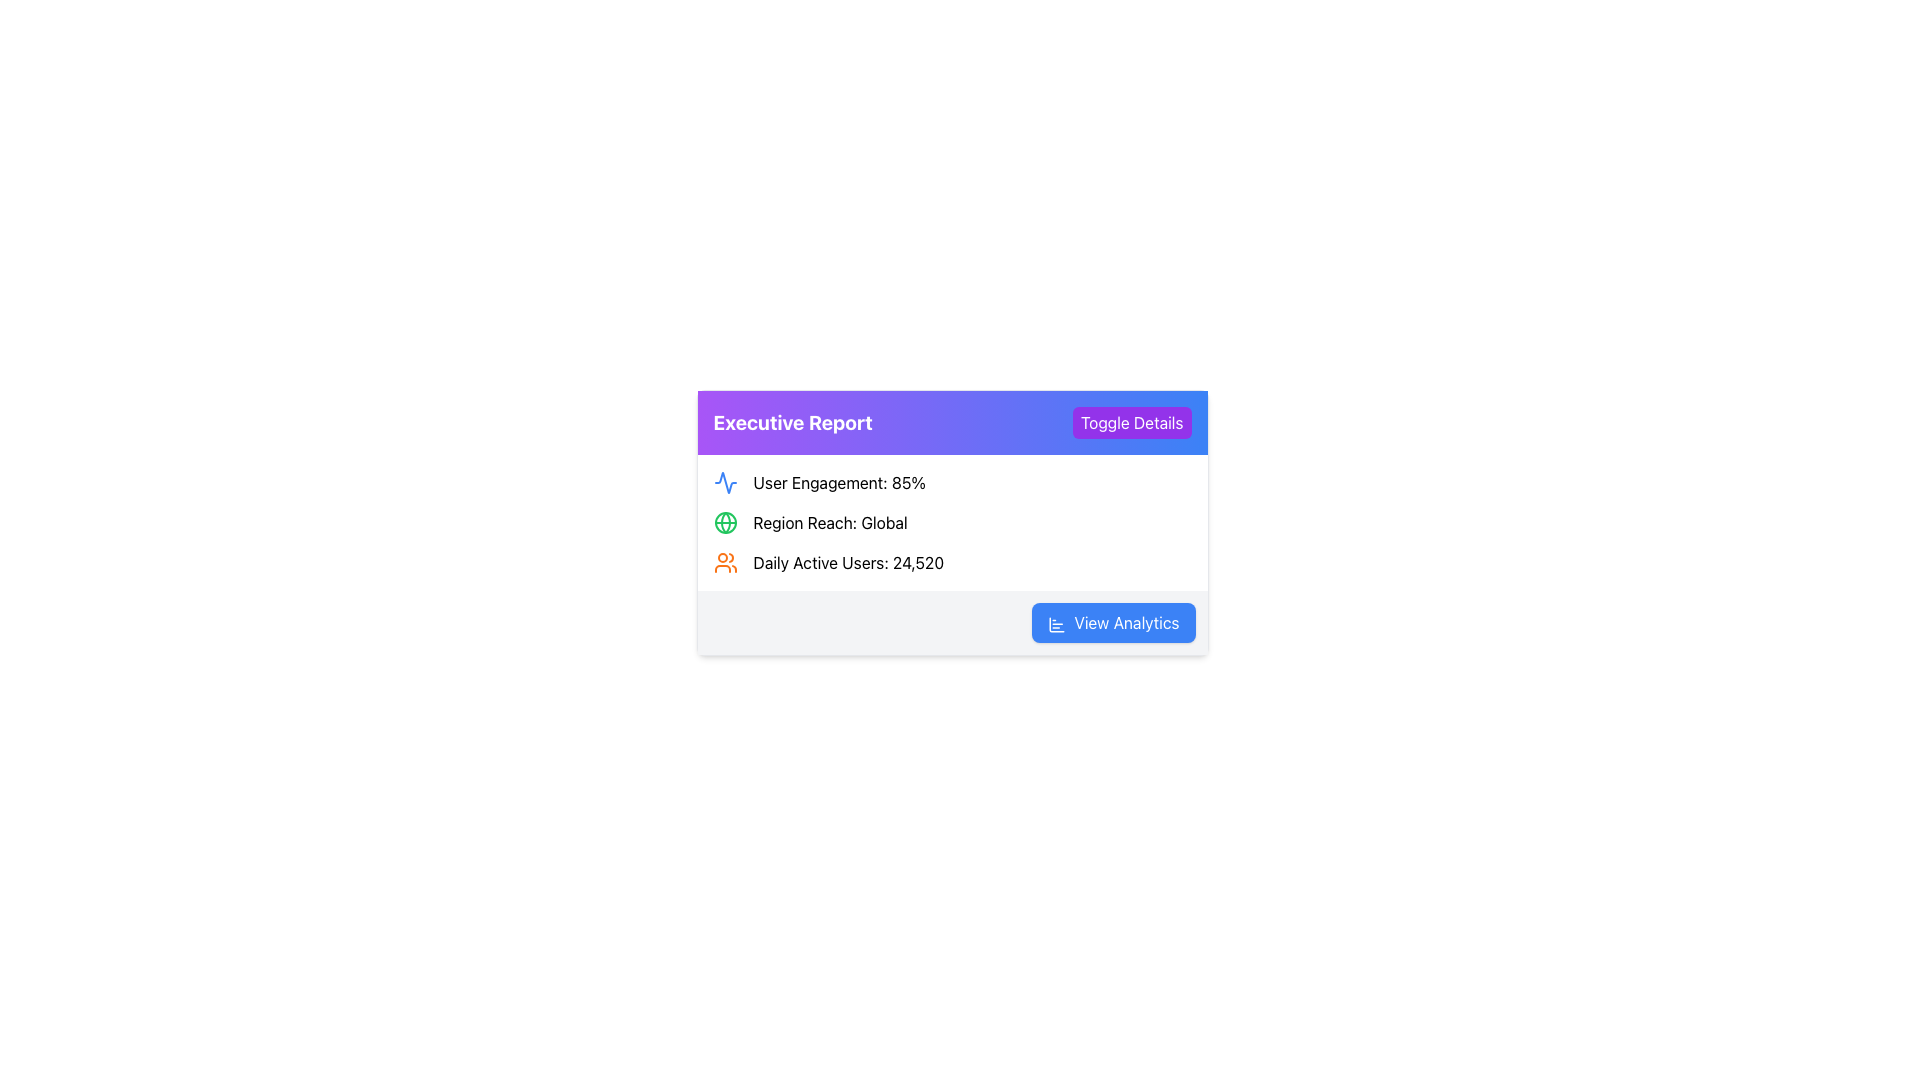 The image size is (1920, 1080). I want to click on the user icon located to the far left of the text 'Daily Active Users: 24,520' within the 'Executive Report' content box, so click(724, 563).